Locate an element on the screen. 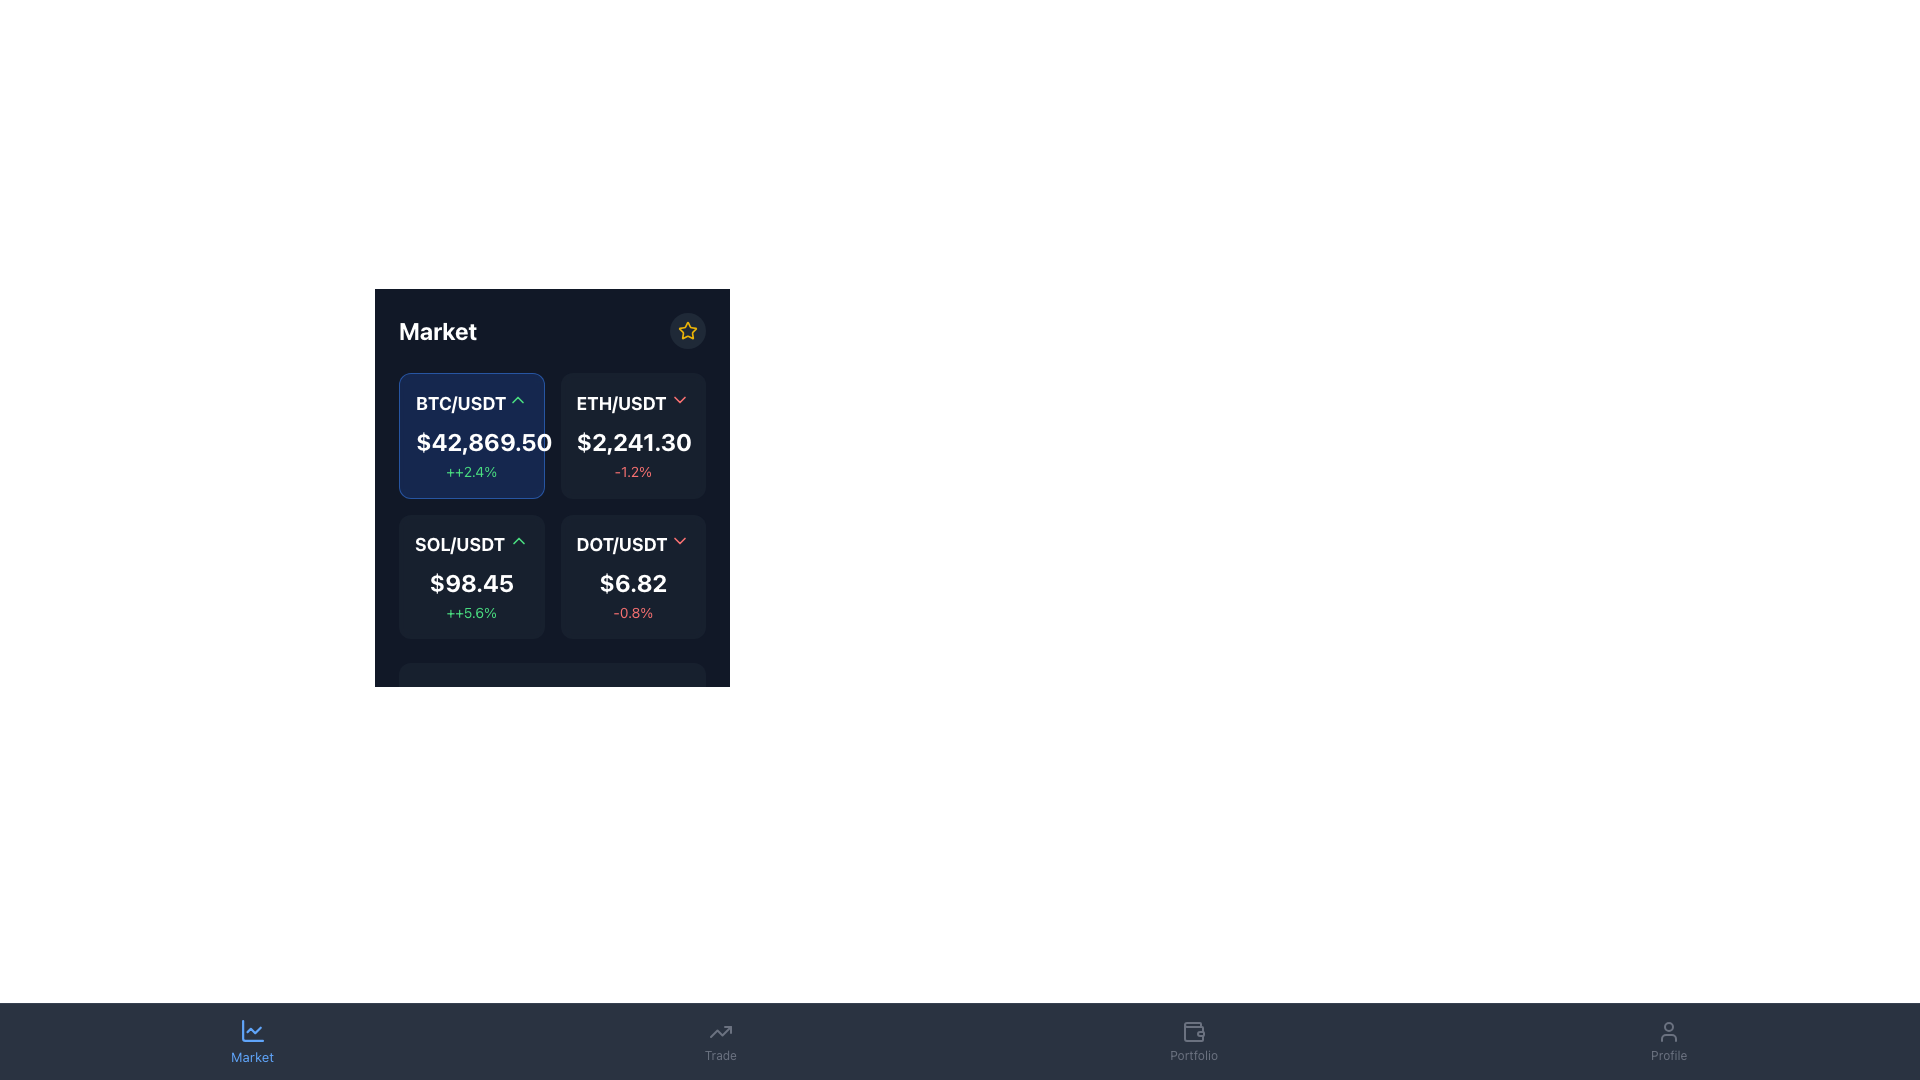 The width and height of the screenshot is (1920, 1080). the blue 'Market' button with a line chart icon is located at coordinates (251, 1040).